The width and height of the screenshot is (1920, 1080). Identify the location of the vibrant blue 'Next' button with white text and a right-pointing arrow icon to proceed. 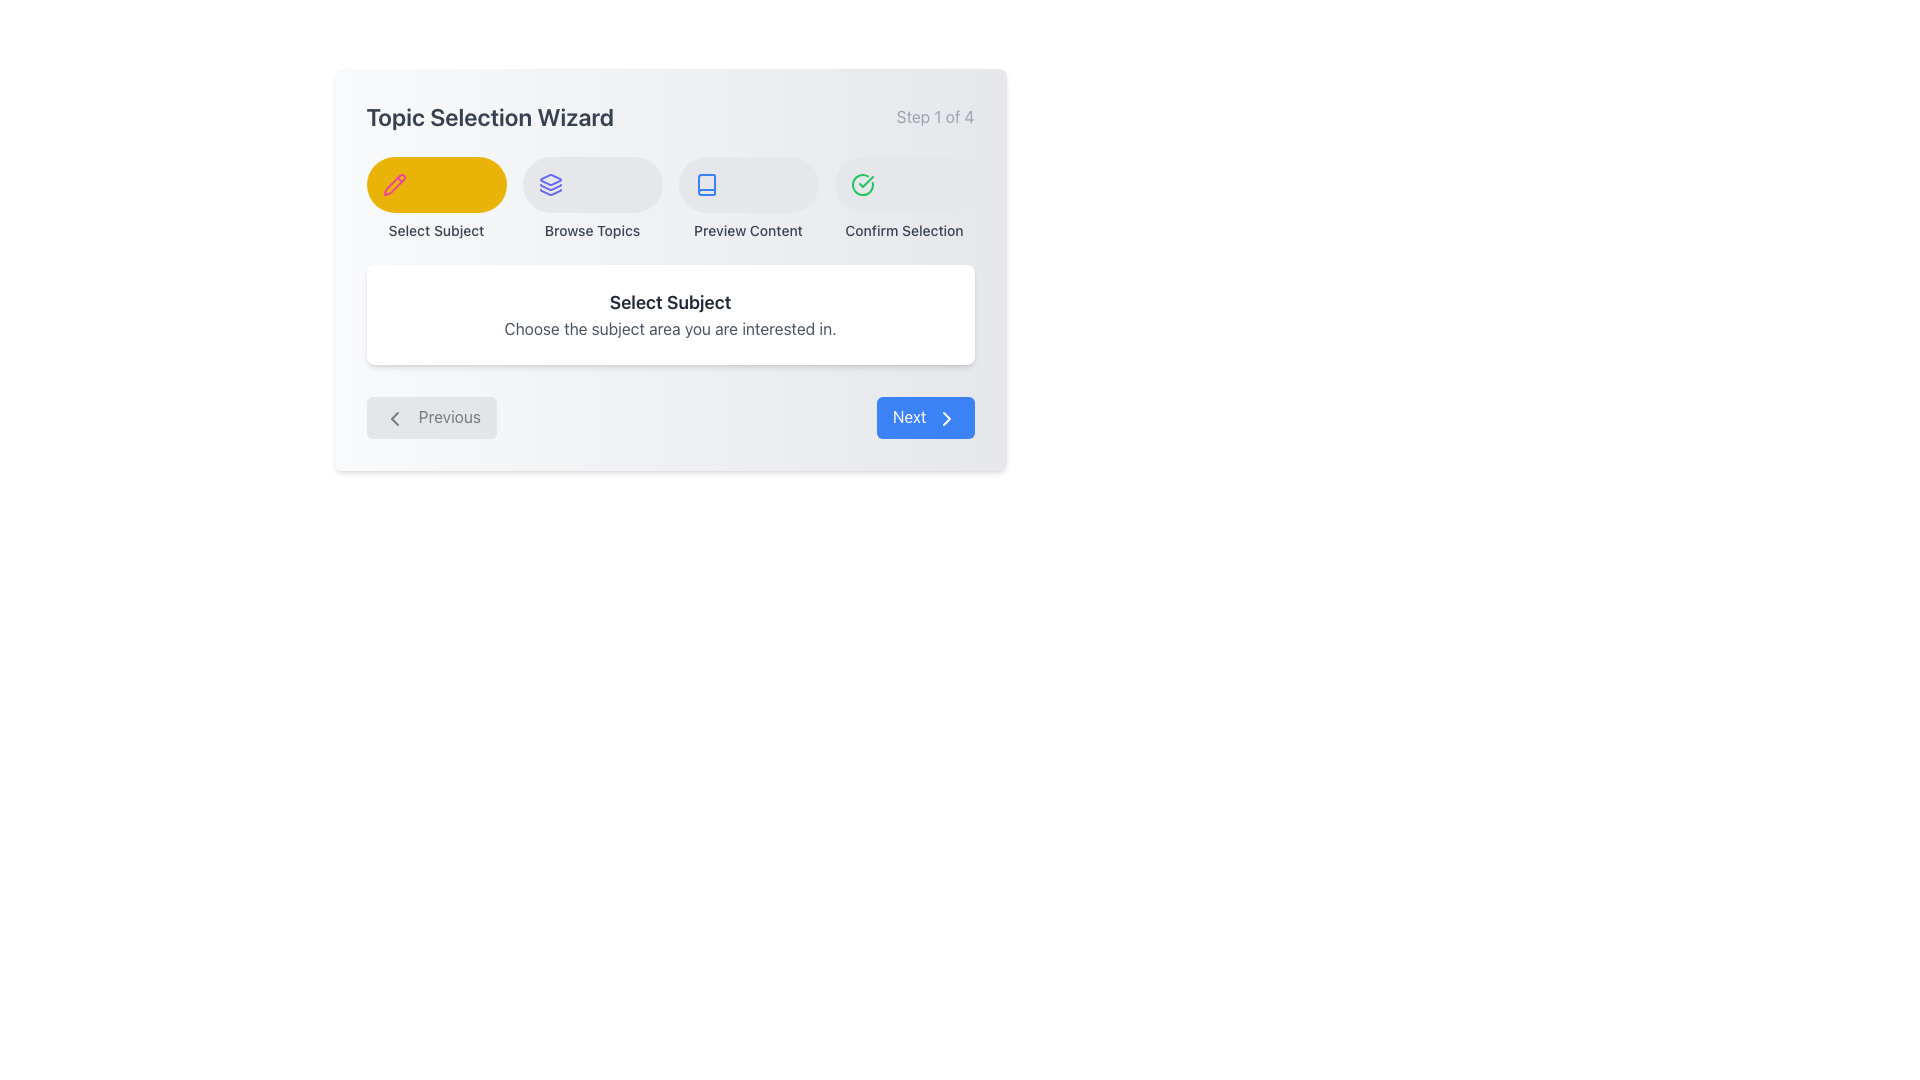
(924, 416).